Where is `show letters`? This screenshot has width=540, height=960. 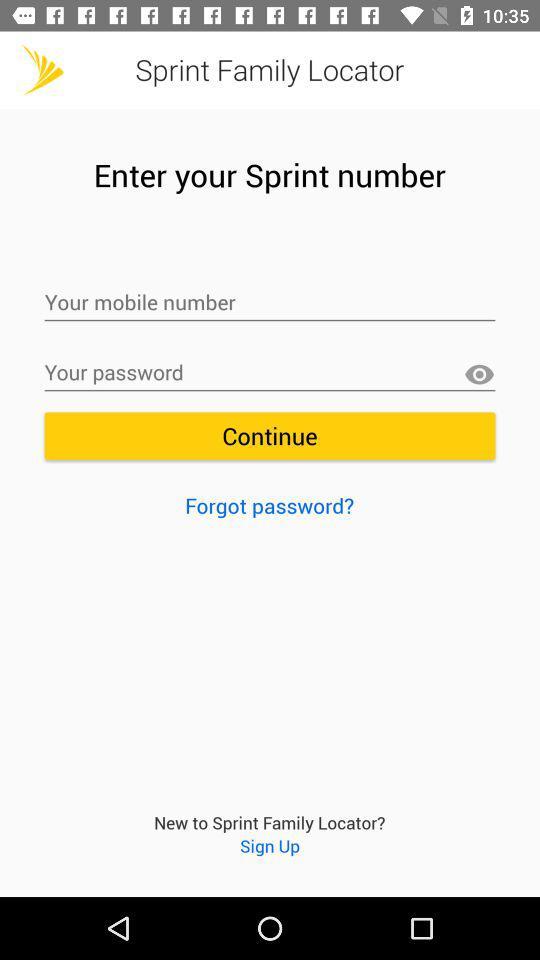
show letters is located at coordinates (478, 374).